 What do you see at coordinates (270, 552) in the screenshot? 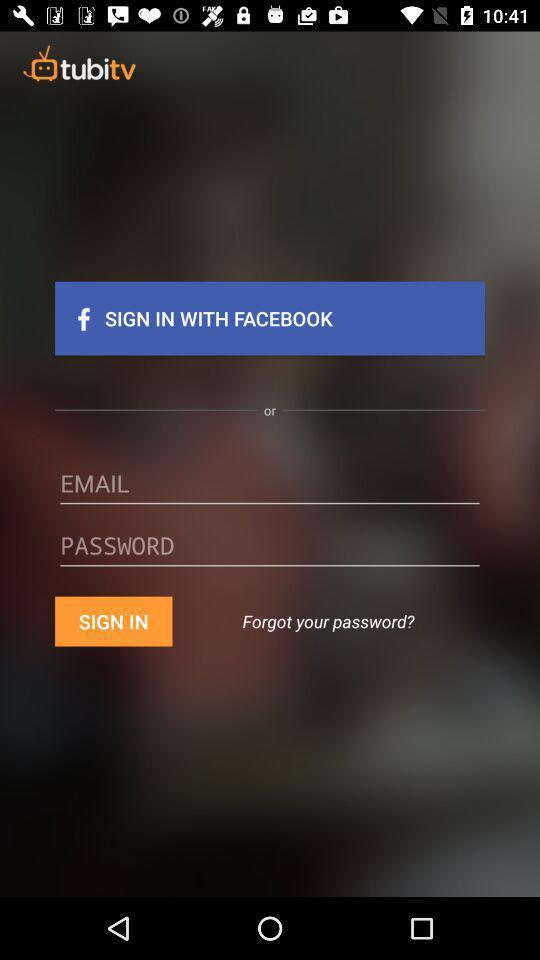
I see `password field` at bounding box center [270, 552].